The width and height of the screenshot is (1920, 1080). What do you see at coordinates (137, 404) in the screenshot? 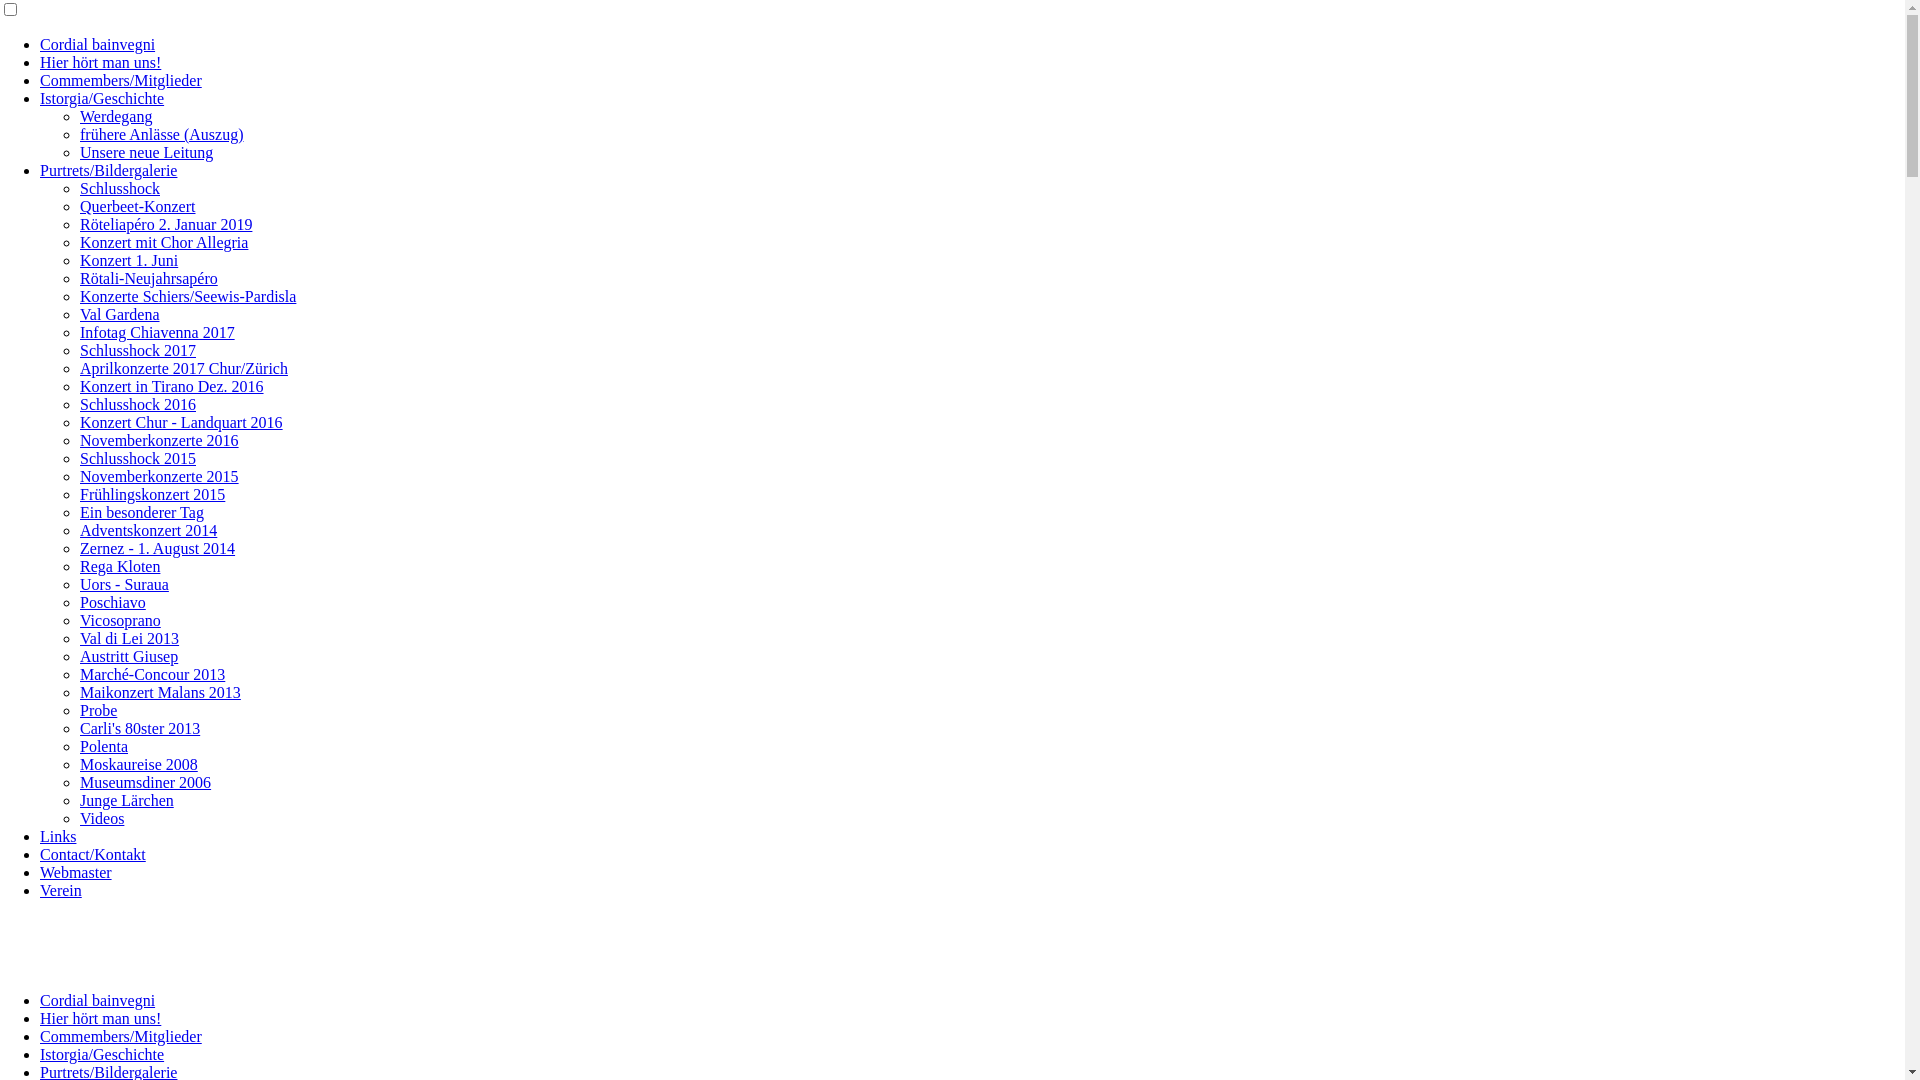
I see `'Schlusshock 2016'` at bounding box center [137, 404].